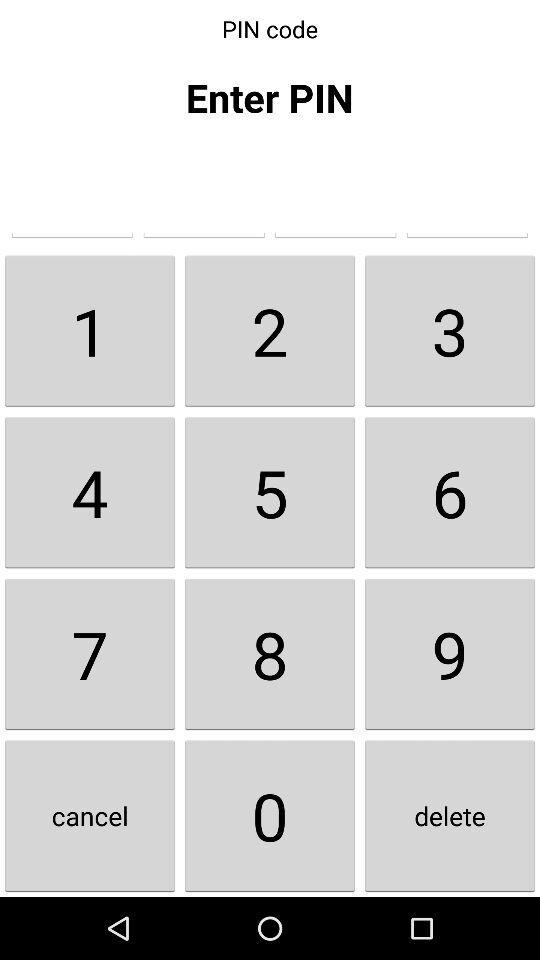  I want to click on the 1 item, so click(89, 330).